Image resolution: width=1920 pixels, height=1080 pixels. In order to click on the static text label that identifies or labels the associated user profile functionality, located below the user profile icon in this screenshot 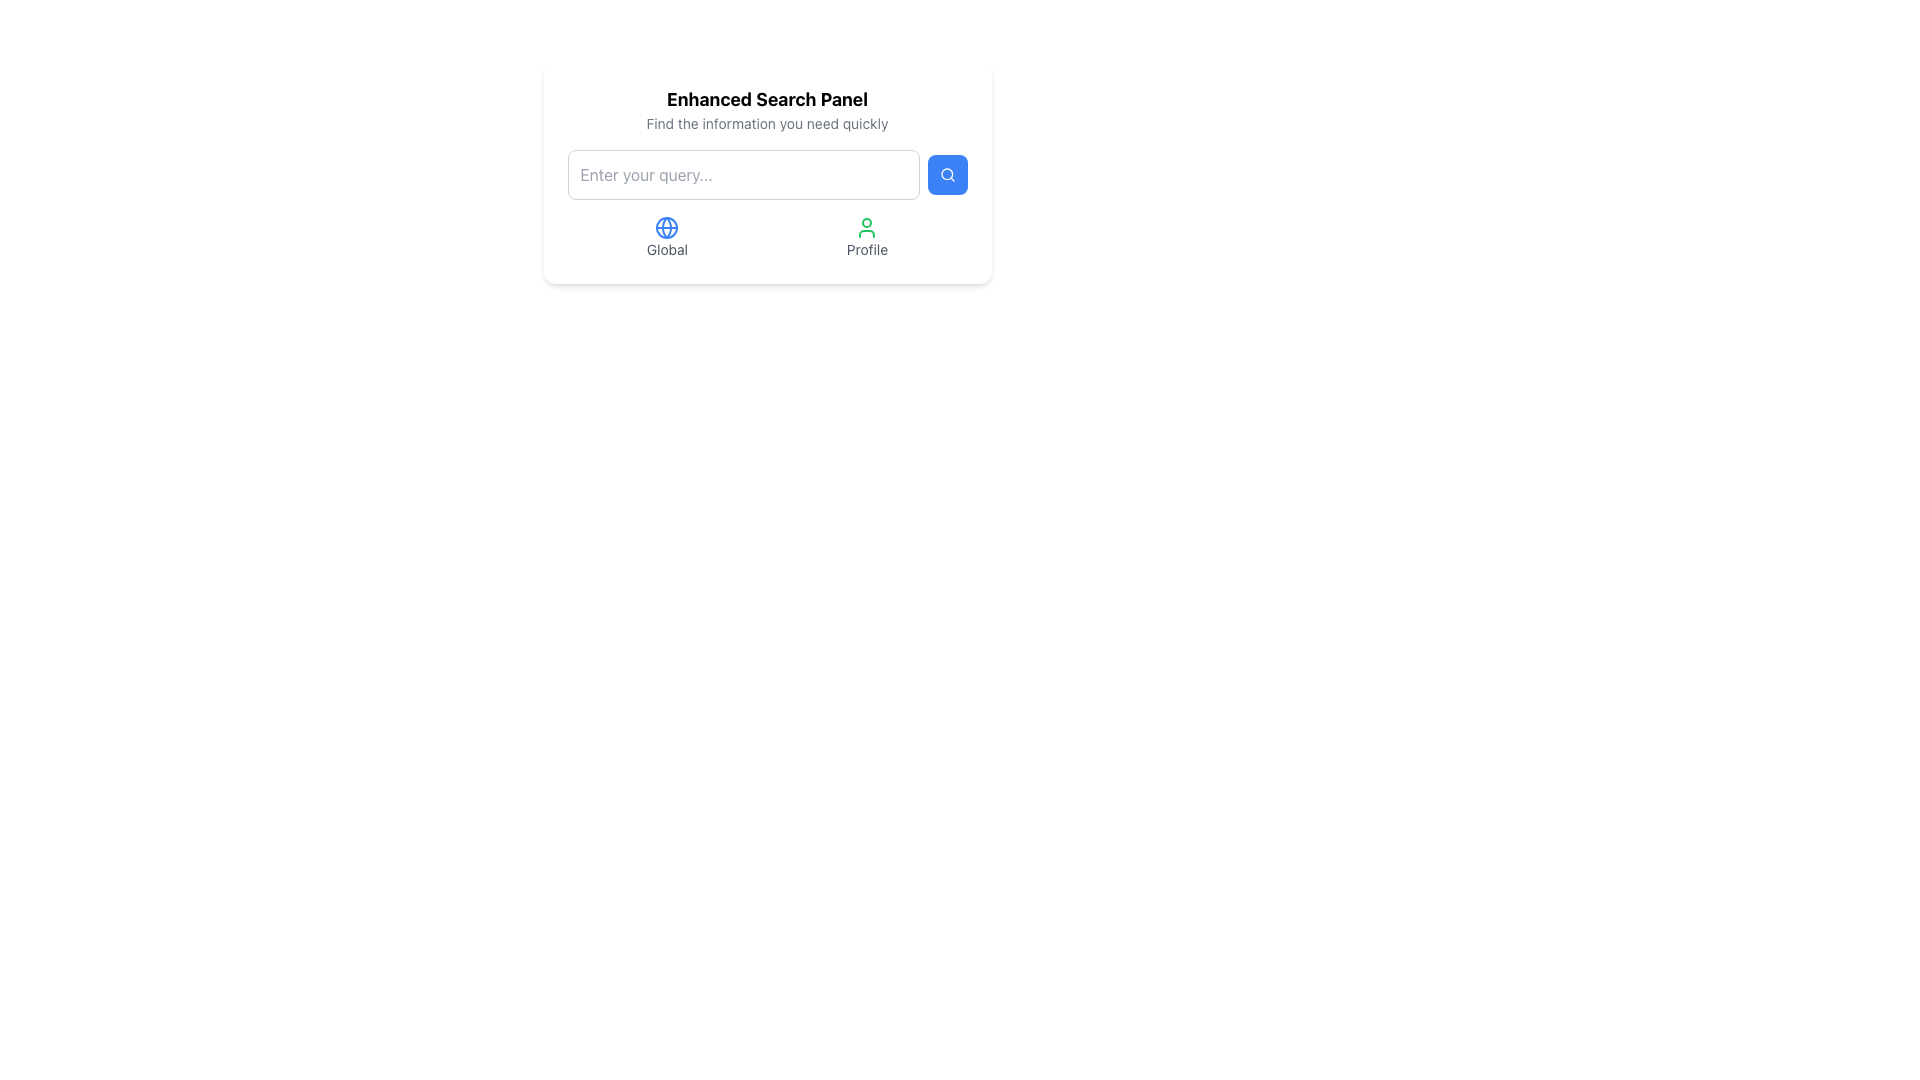, I will do `click(867, 249)`.